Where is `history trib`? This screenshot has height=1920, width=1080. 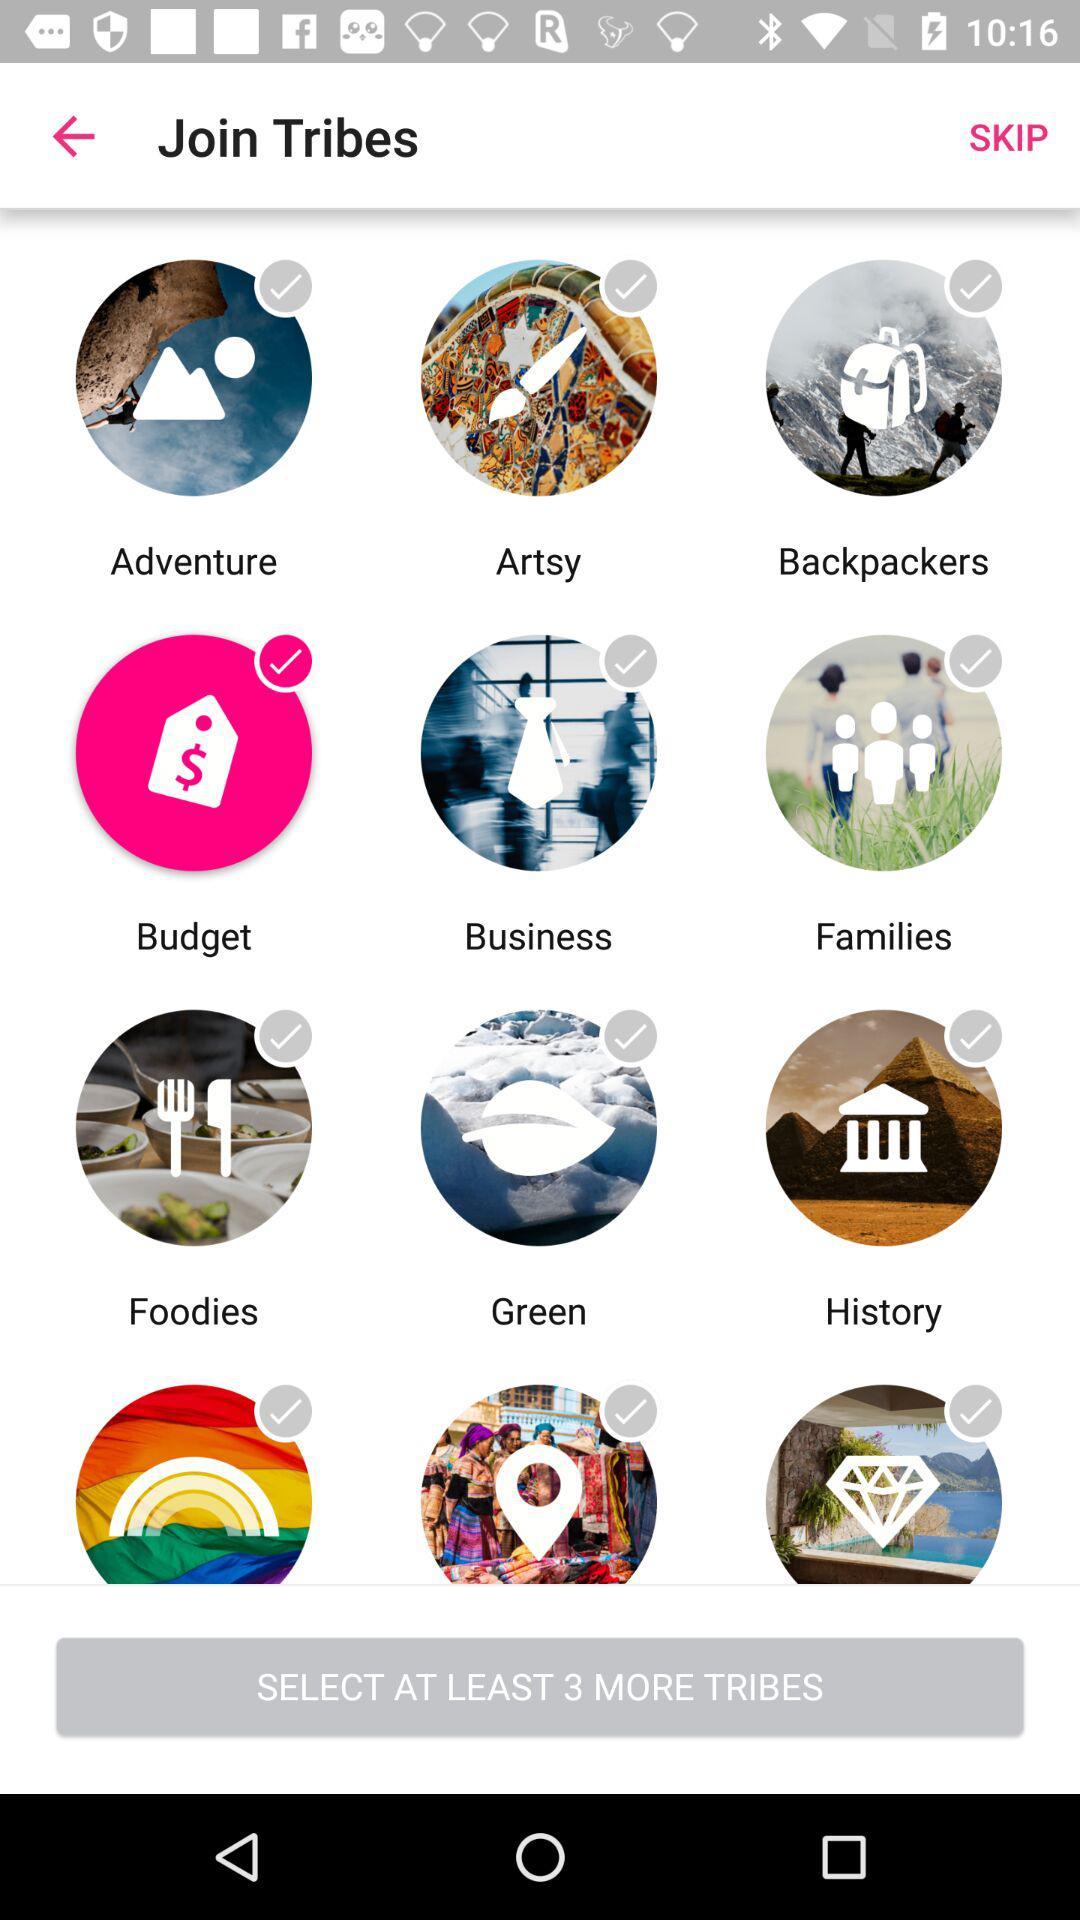
history trib is located at coordinates (882, 1122).